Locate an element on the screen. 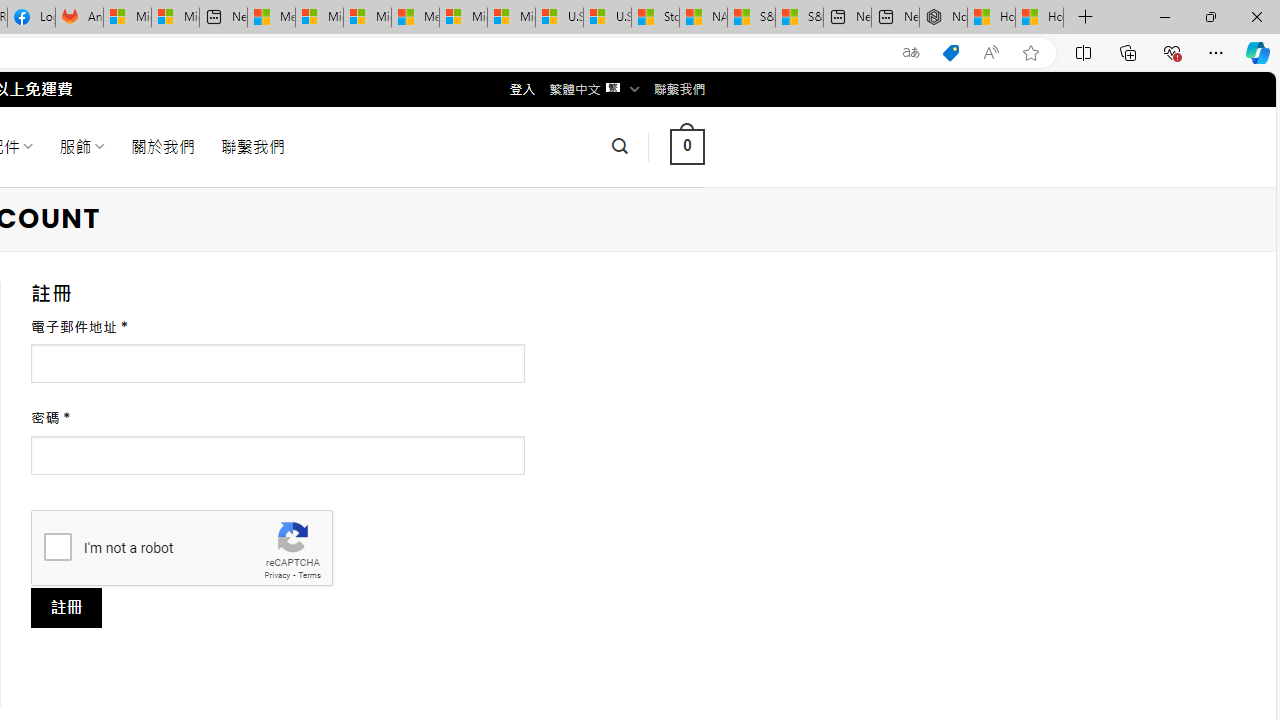 The image size is (1280, 720). 'Terms' is located at coordinates (308, 575).